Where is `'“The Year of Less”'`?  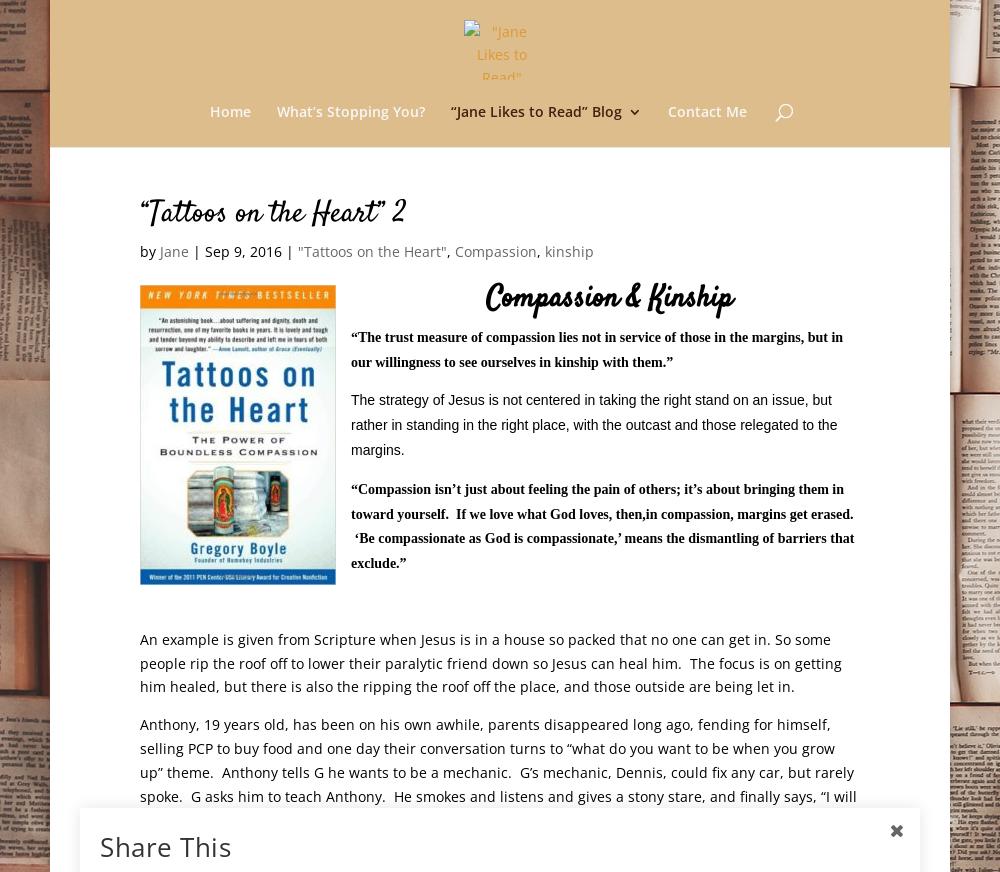
'“The Year of Less”' is located at coordinates (551, 581).